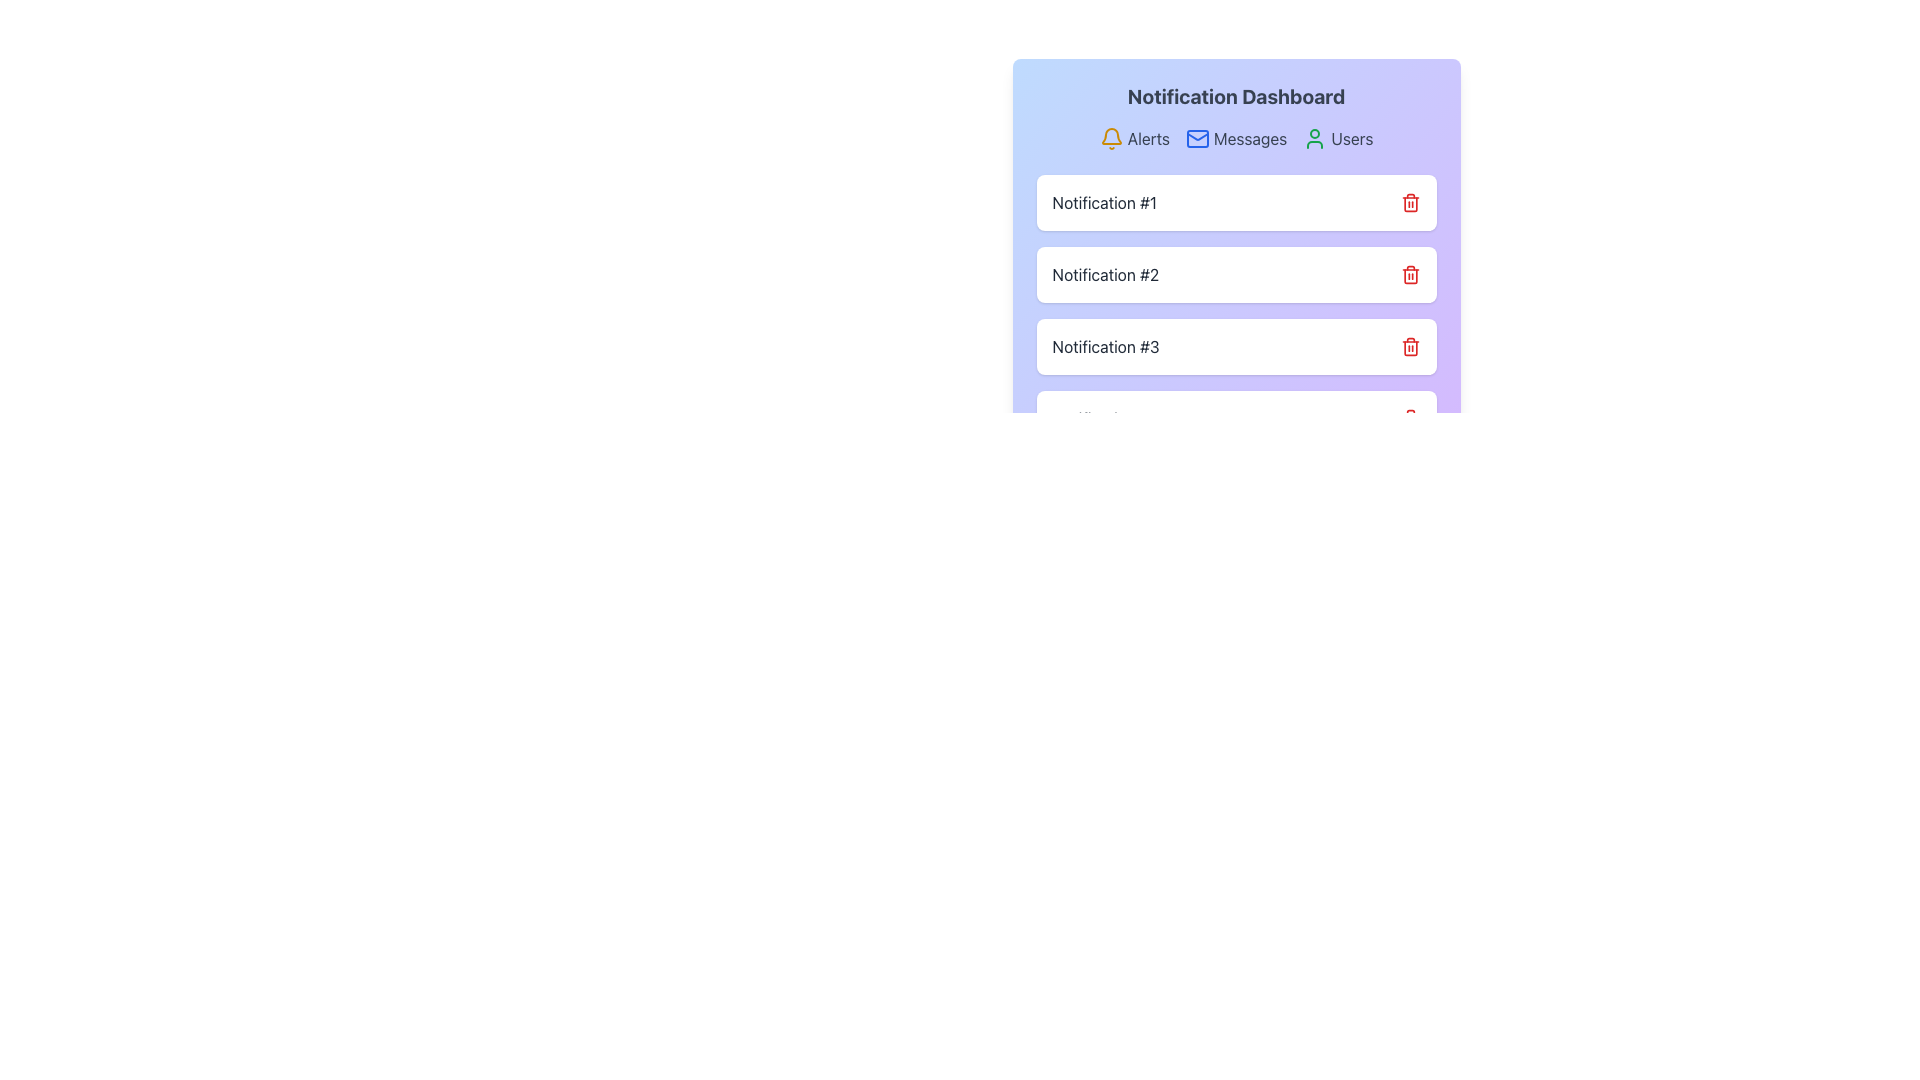 Image resolution: width=1920 pixels, height=1080 pixels. I want to click on the red trash icon button located to the right of 'Notification #1' to observe any visual feedback, so click(1409, 203).